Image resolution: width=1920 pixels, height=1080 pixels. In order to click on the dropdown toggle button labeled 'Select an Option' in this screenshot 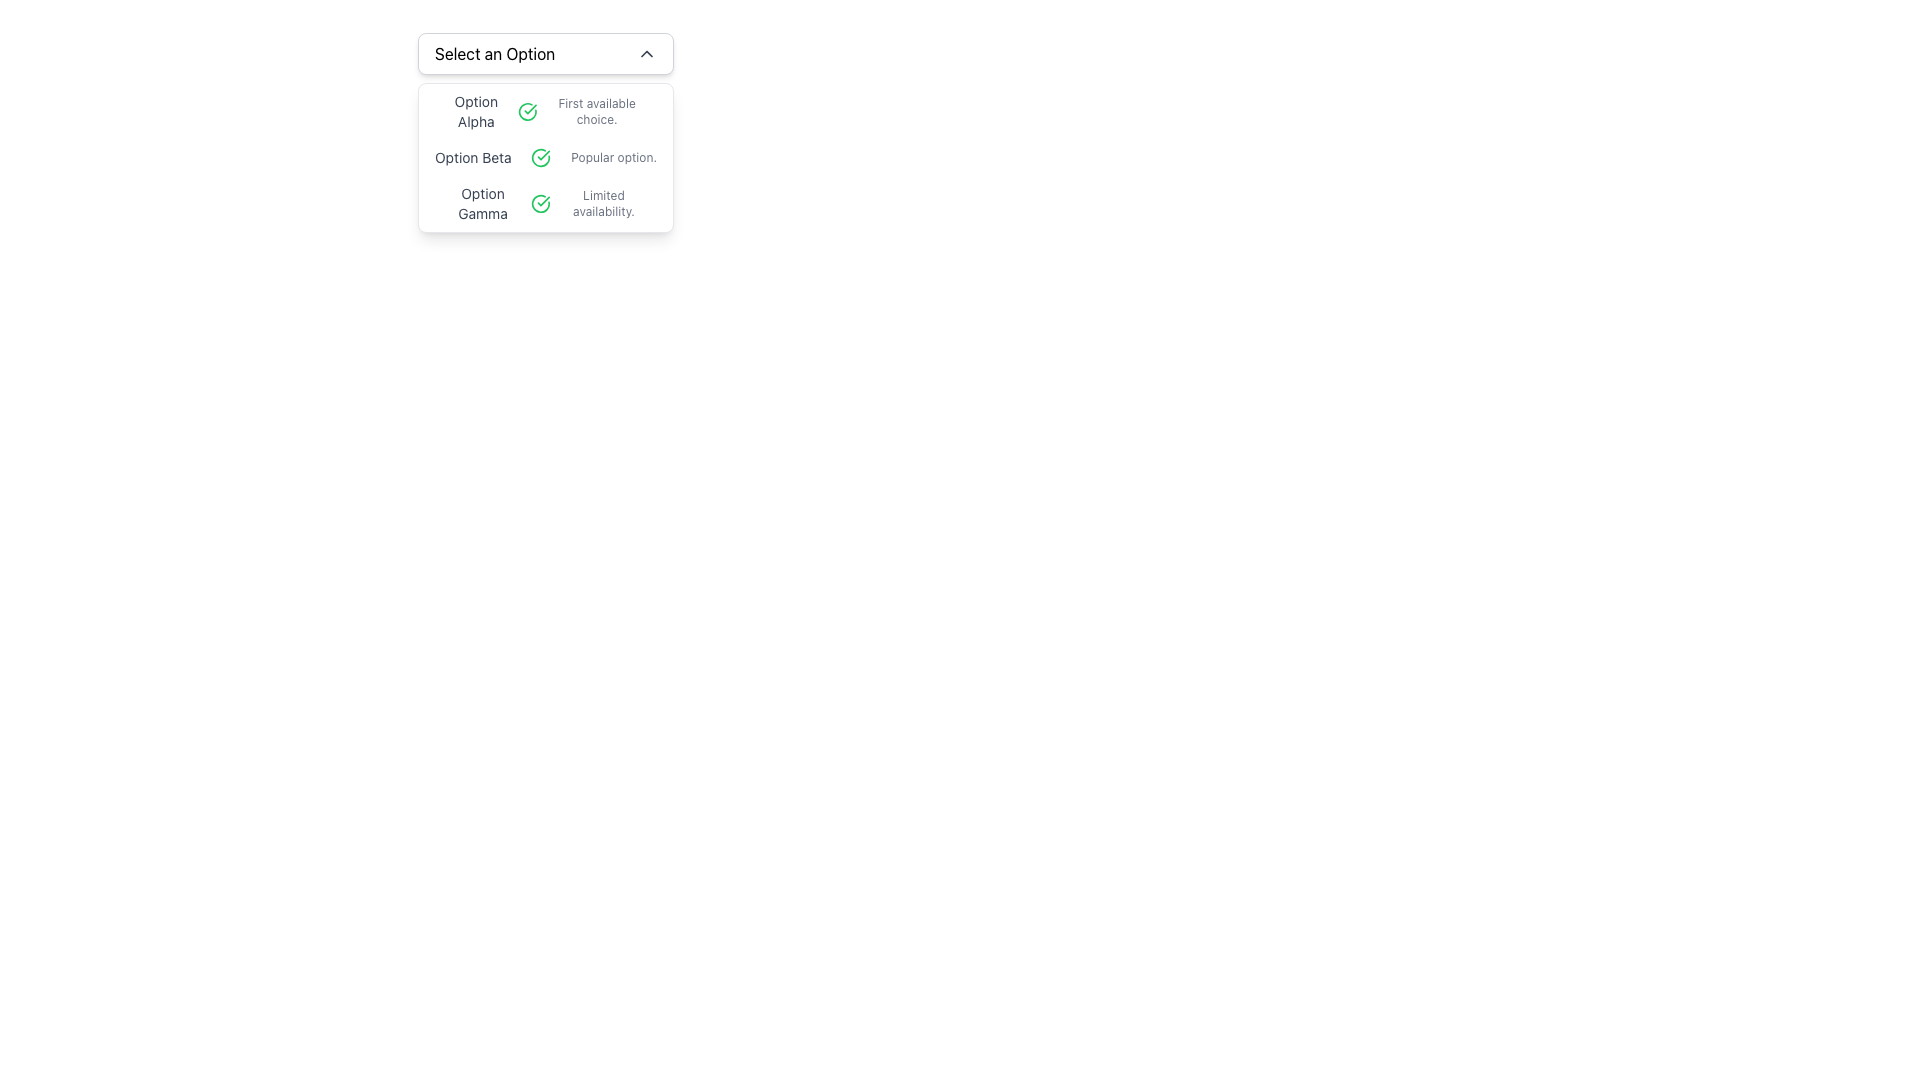, I will do `click(546, 53)`.